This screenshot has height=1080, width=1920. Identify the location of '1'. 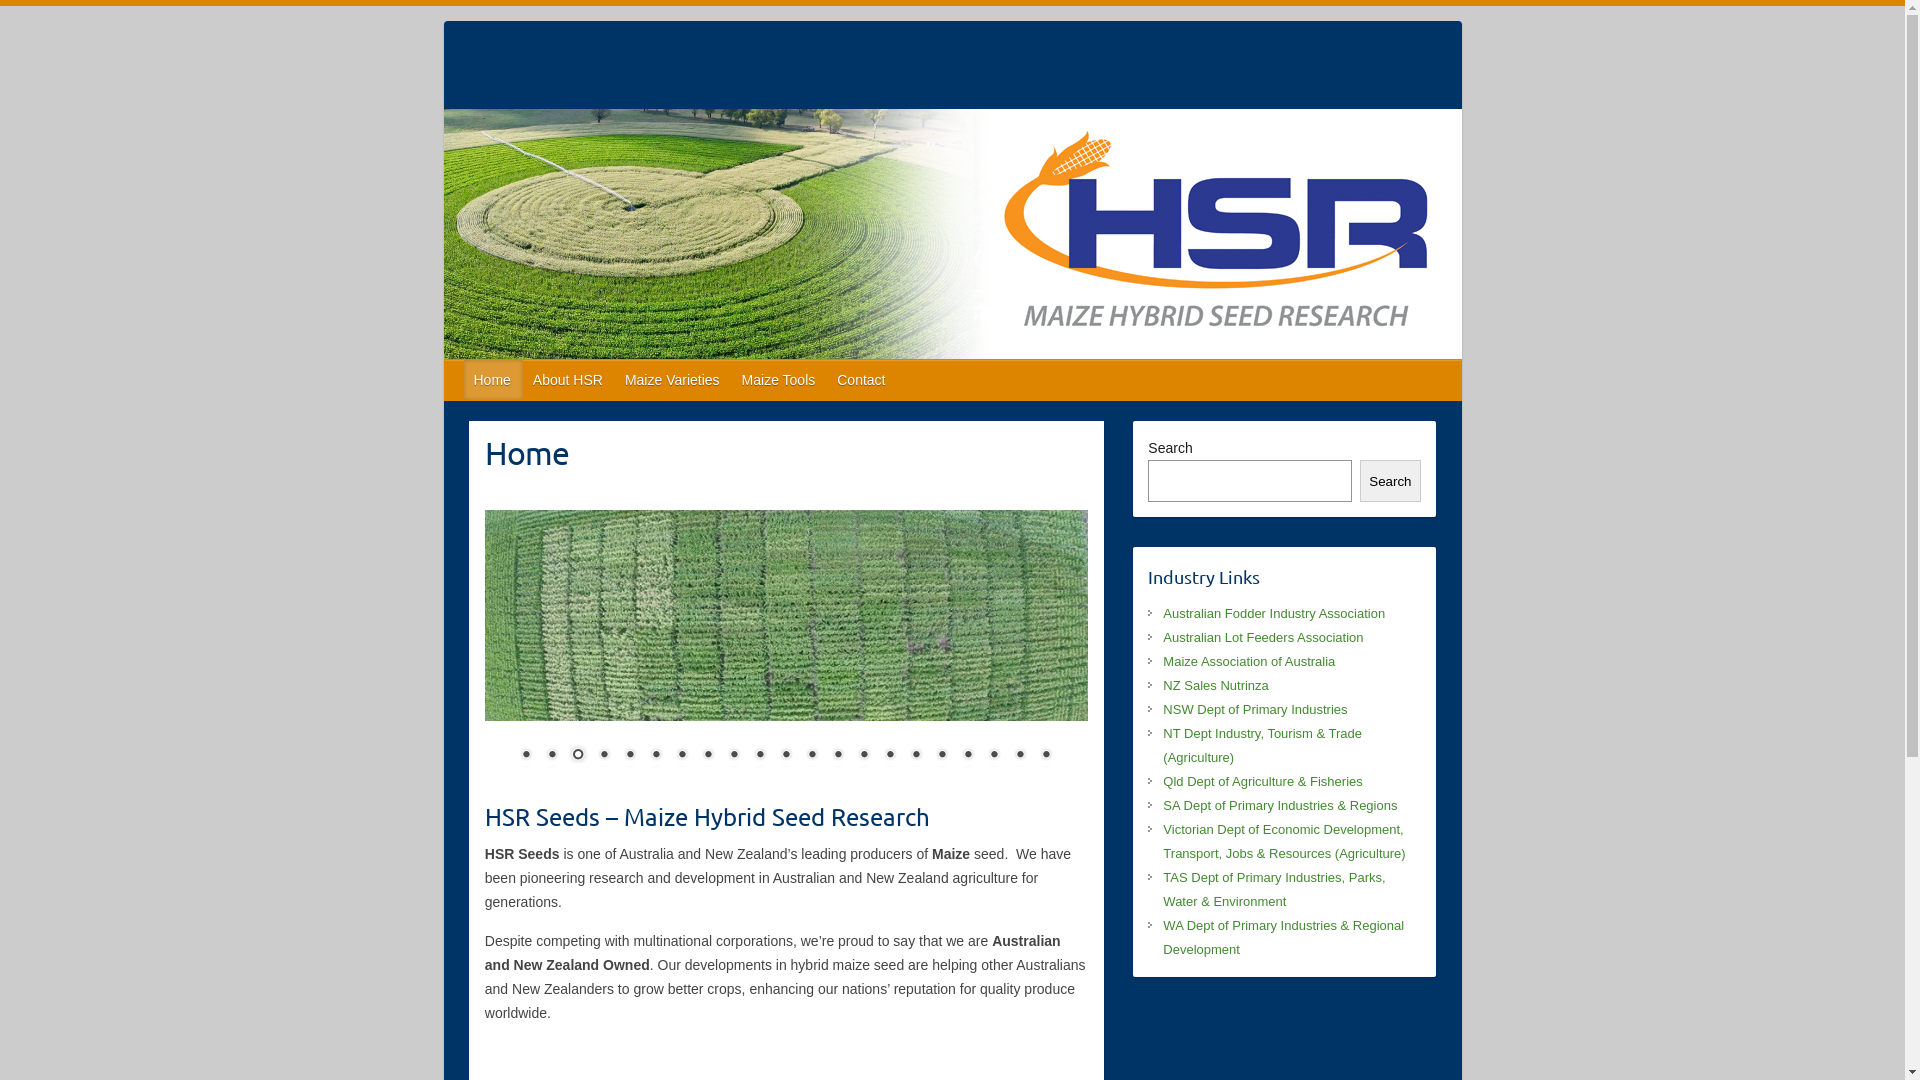
(526, 756).